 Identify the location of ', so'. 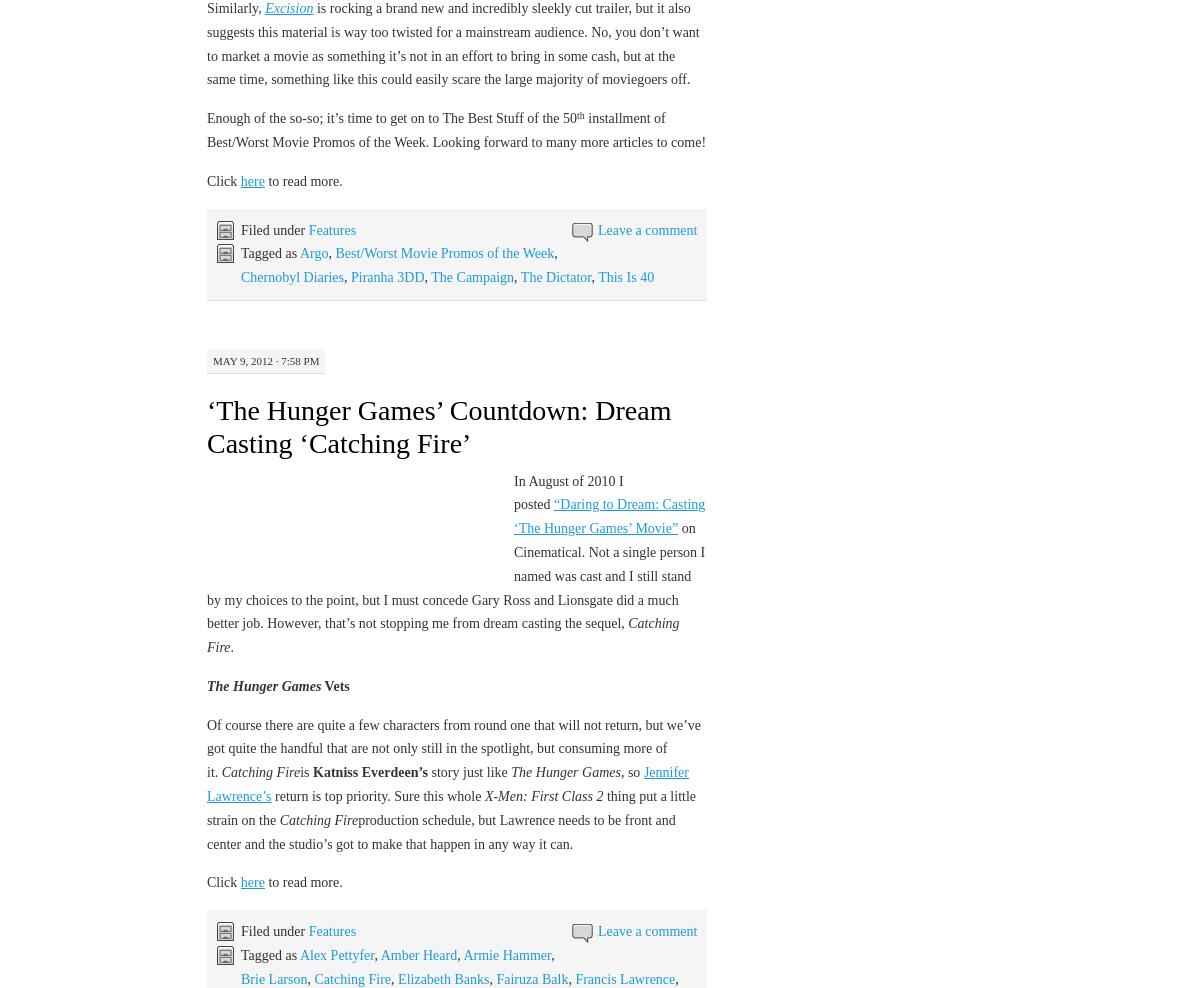
(630, 771).